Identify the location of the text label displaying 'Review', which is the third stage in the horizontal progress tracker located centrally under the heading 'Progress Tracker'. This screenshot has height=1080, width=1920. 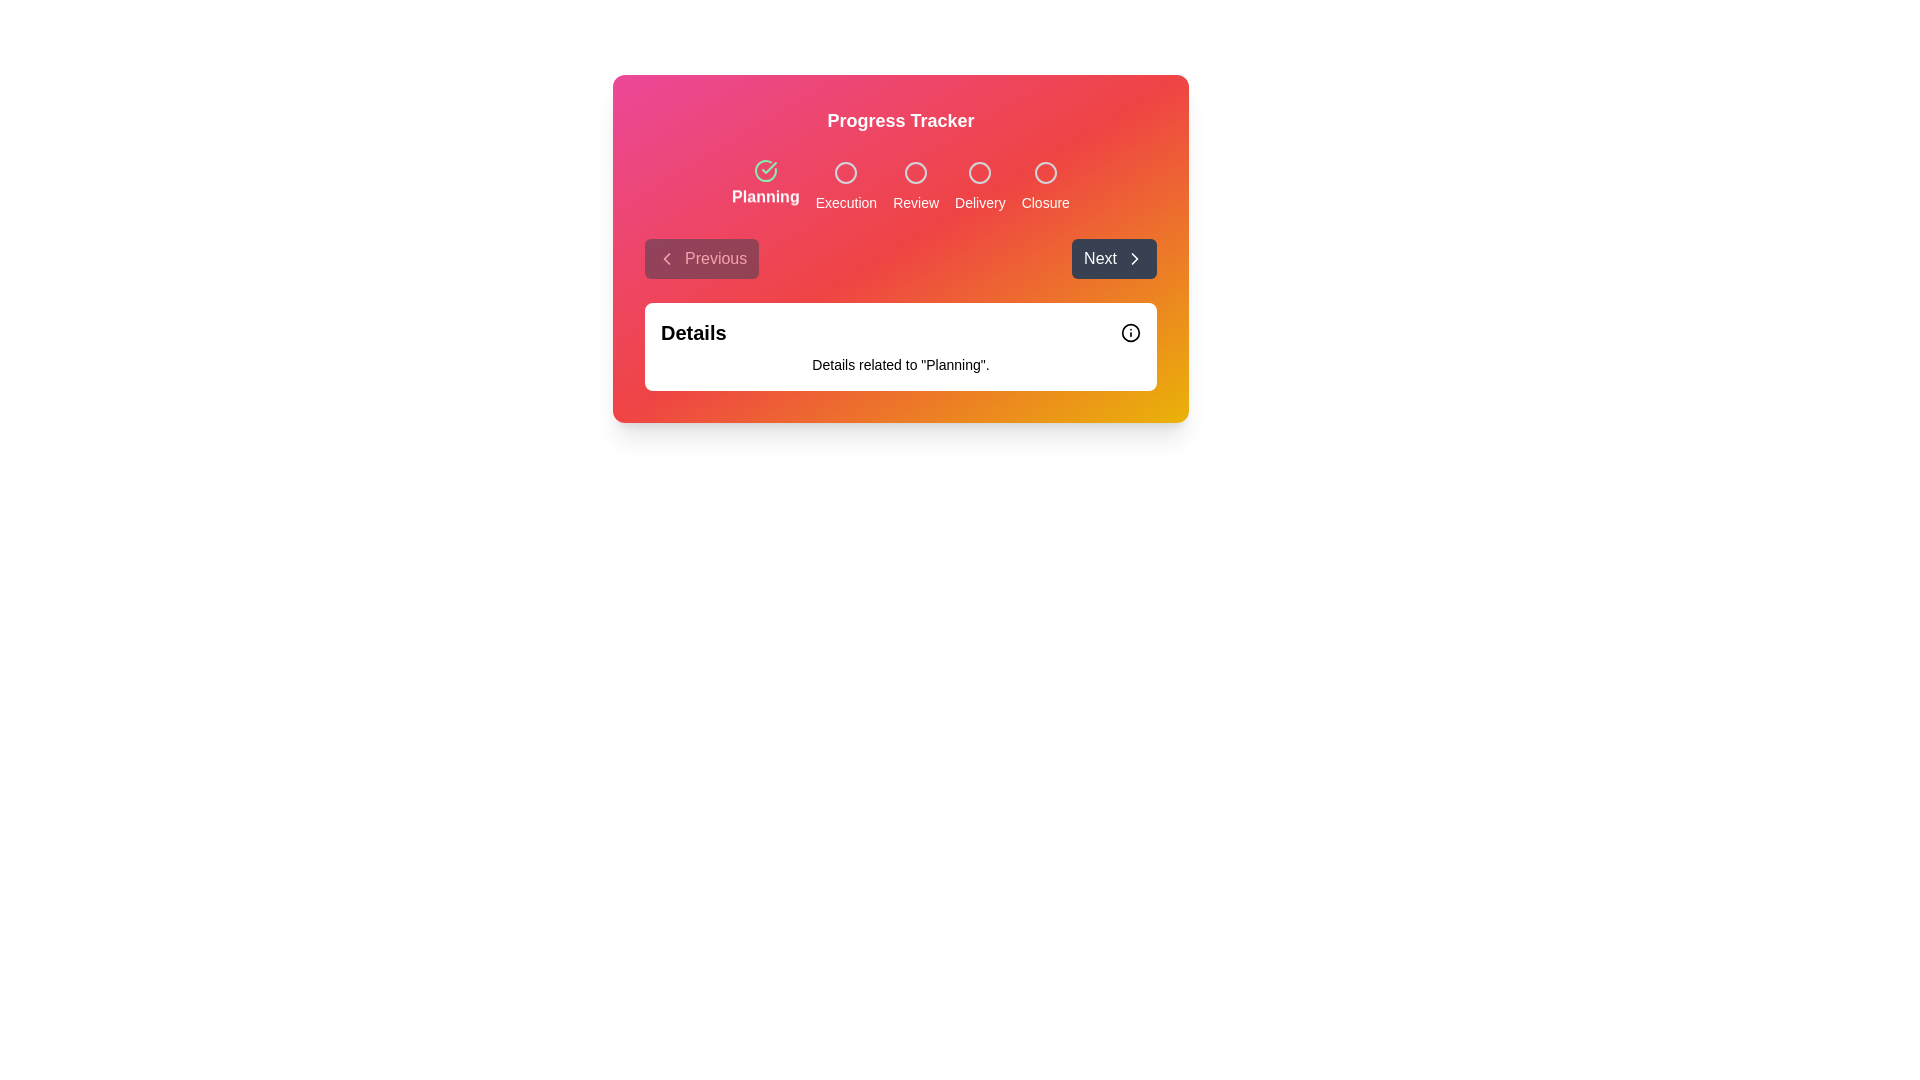
(915, 203).